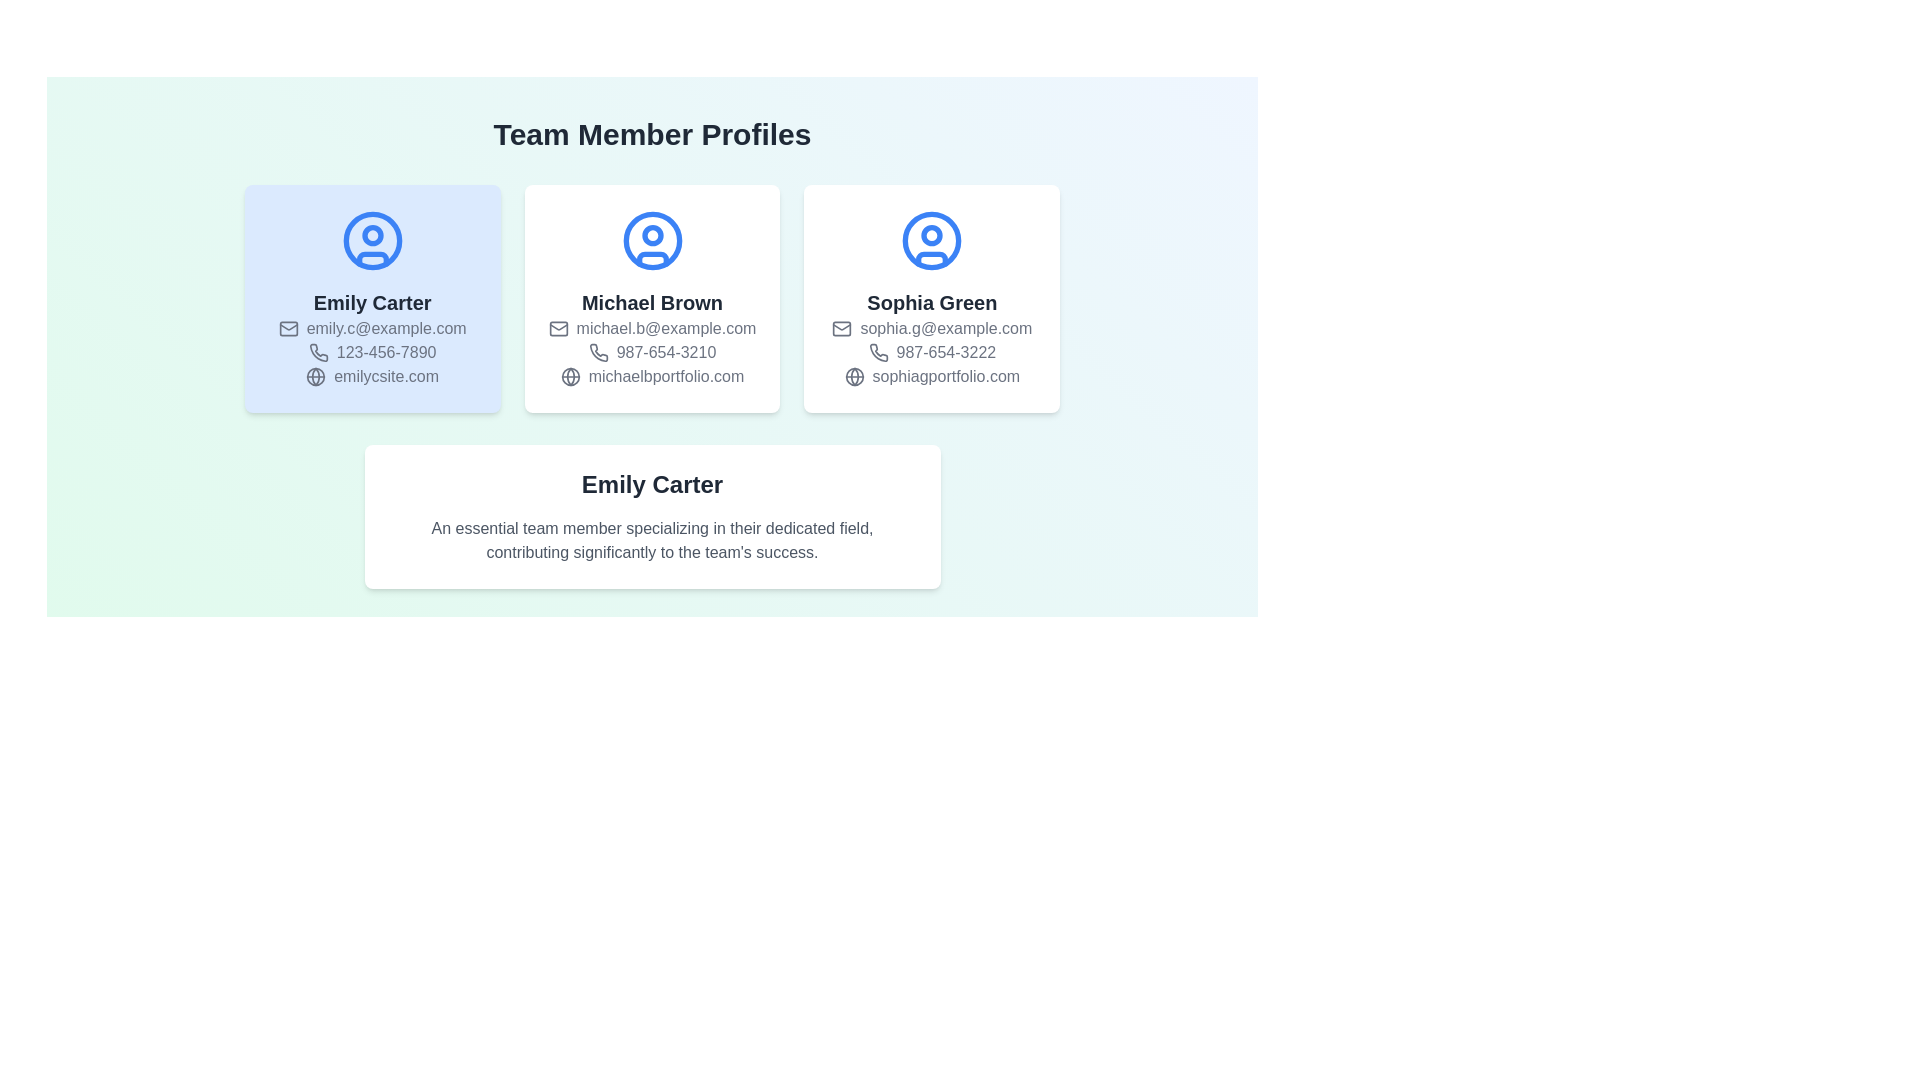  I want to click on SVG Circle element with a blue border located within the user avatar icon for Emily Carter in the top-center of the leftmost card, so click(372, 239).